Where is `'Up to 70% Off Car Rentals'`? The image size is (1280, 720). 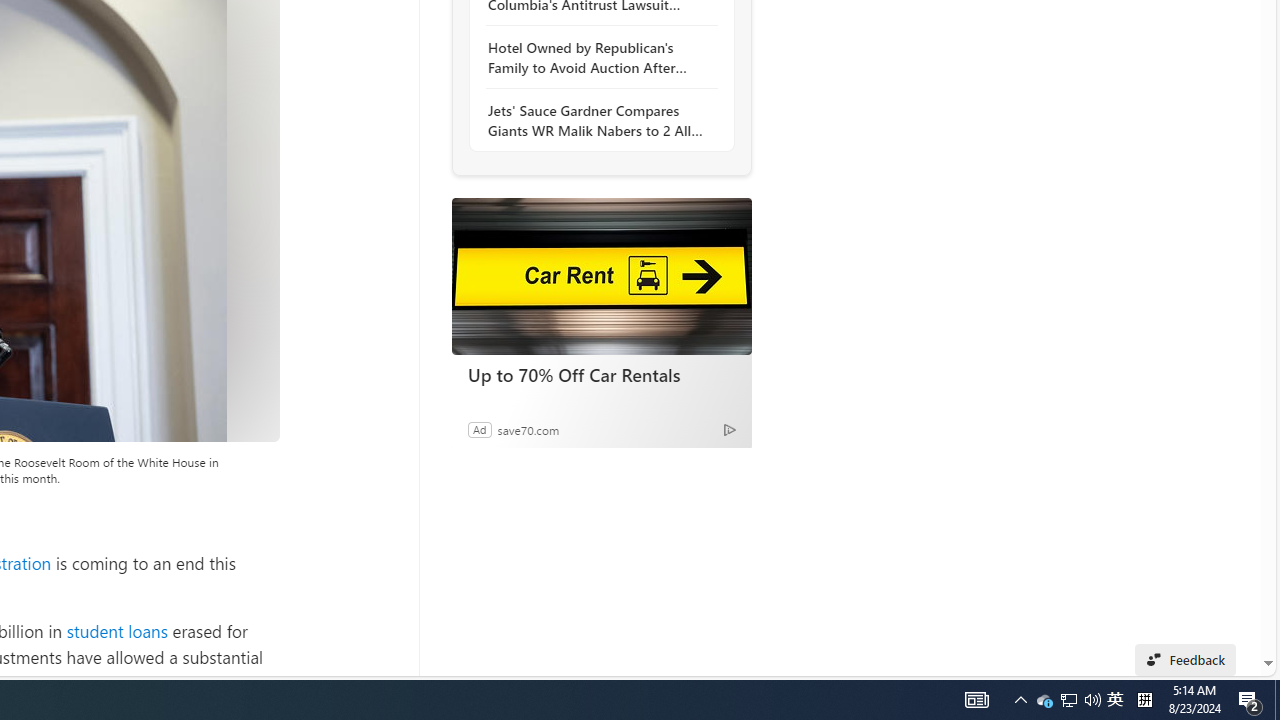 'Up to 70% Off Car Rentals' is located at coordinates (600, 276).